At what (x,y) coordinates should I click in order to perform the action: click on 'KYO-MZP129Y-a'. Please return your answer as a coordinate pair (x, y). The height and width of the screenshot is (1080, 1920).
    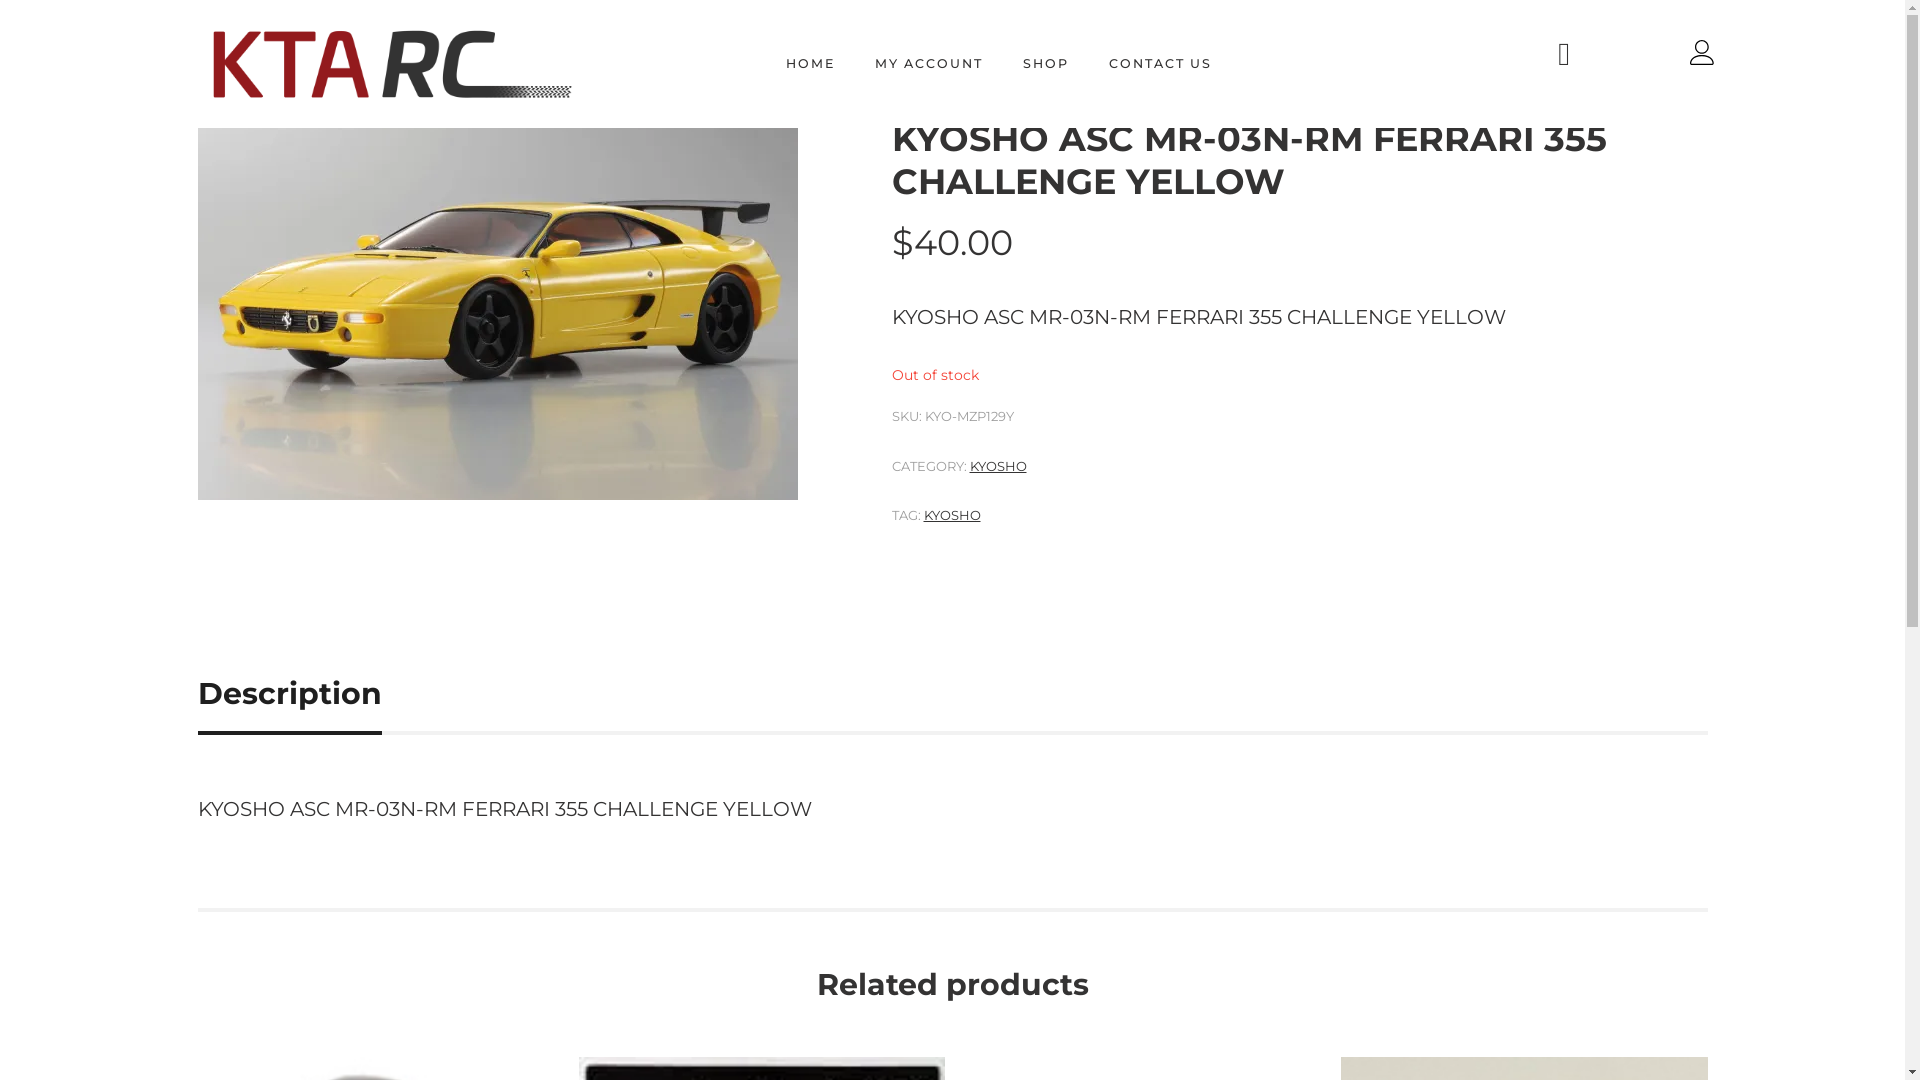
    Looking at the image, I should click on (498, 274).